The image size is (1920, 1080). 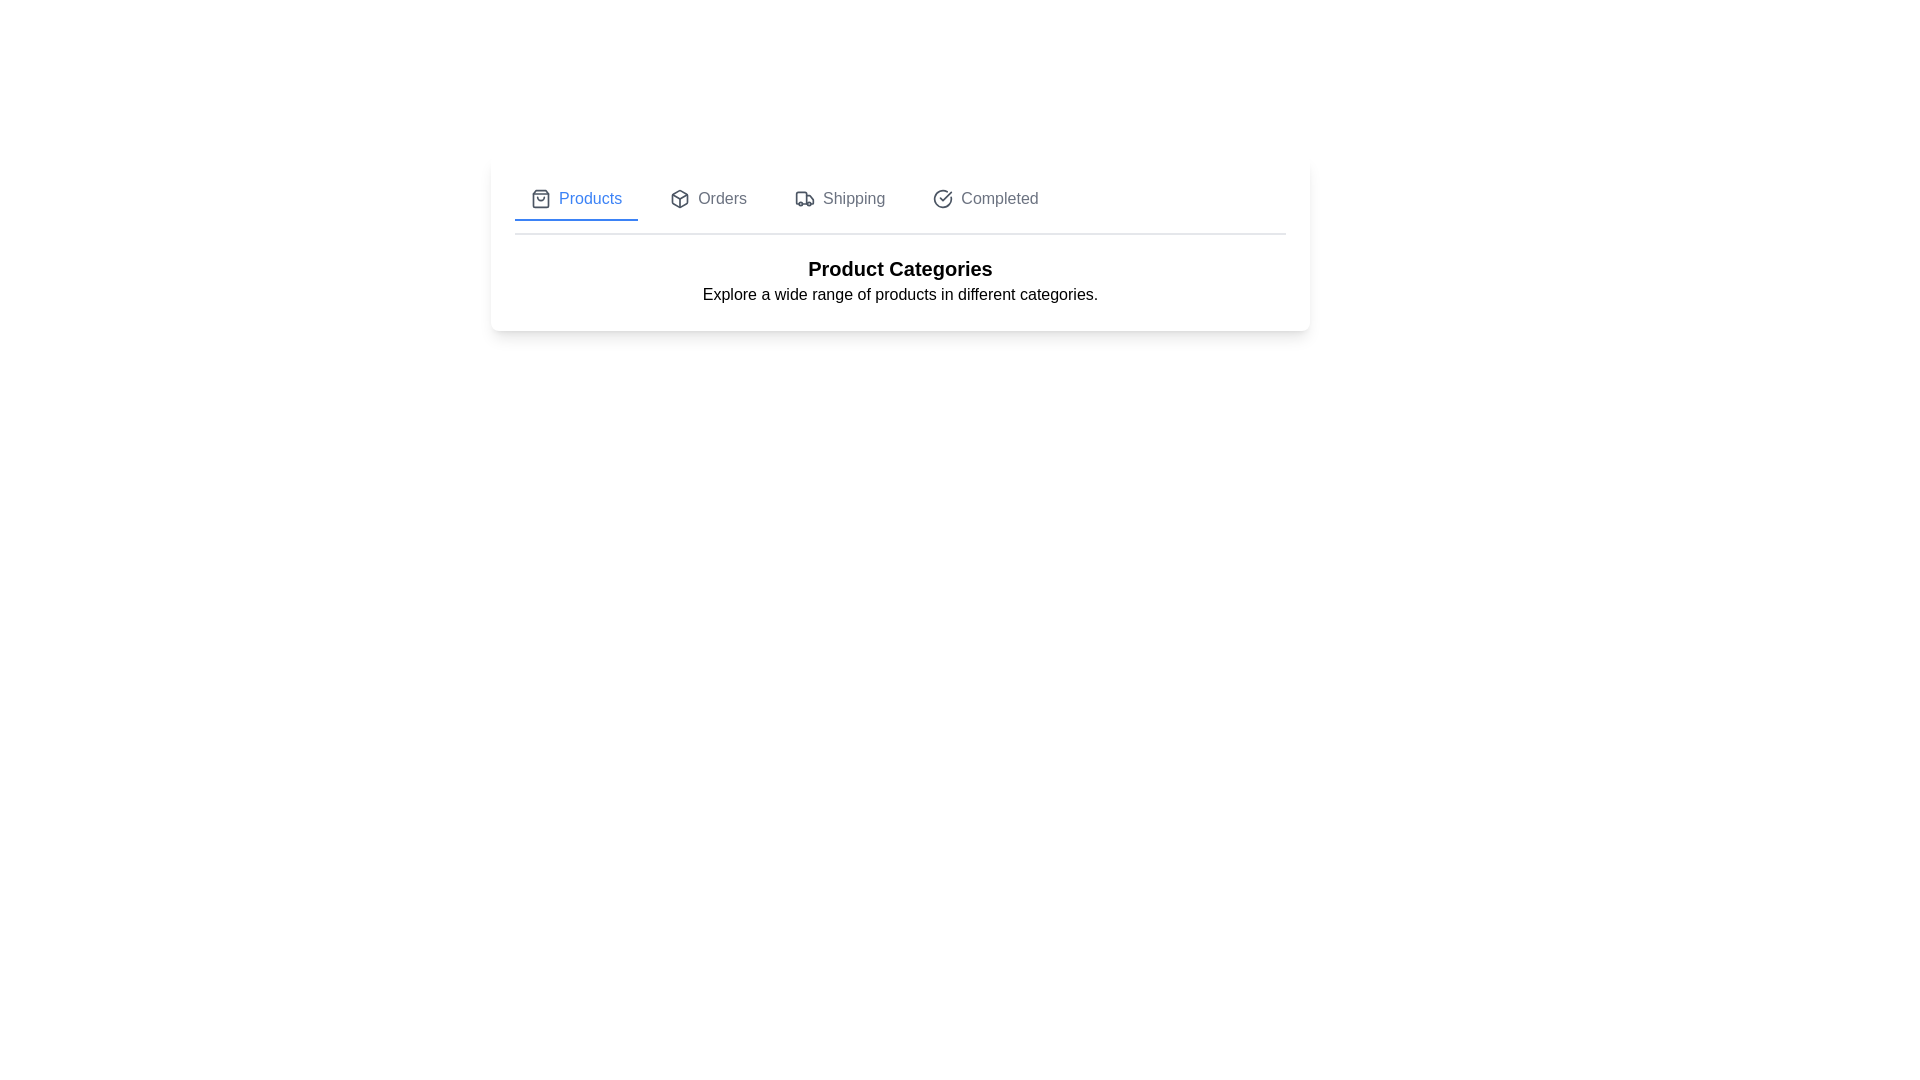 I want to click on the 'Shipping' icon which is embedded inside the 'Shipping' tab by moving the cursor to its center point, so click(x=805, y=199).